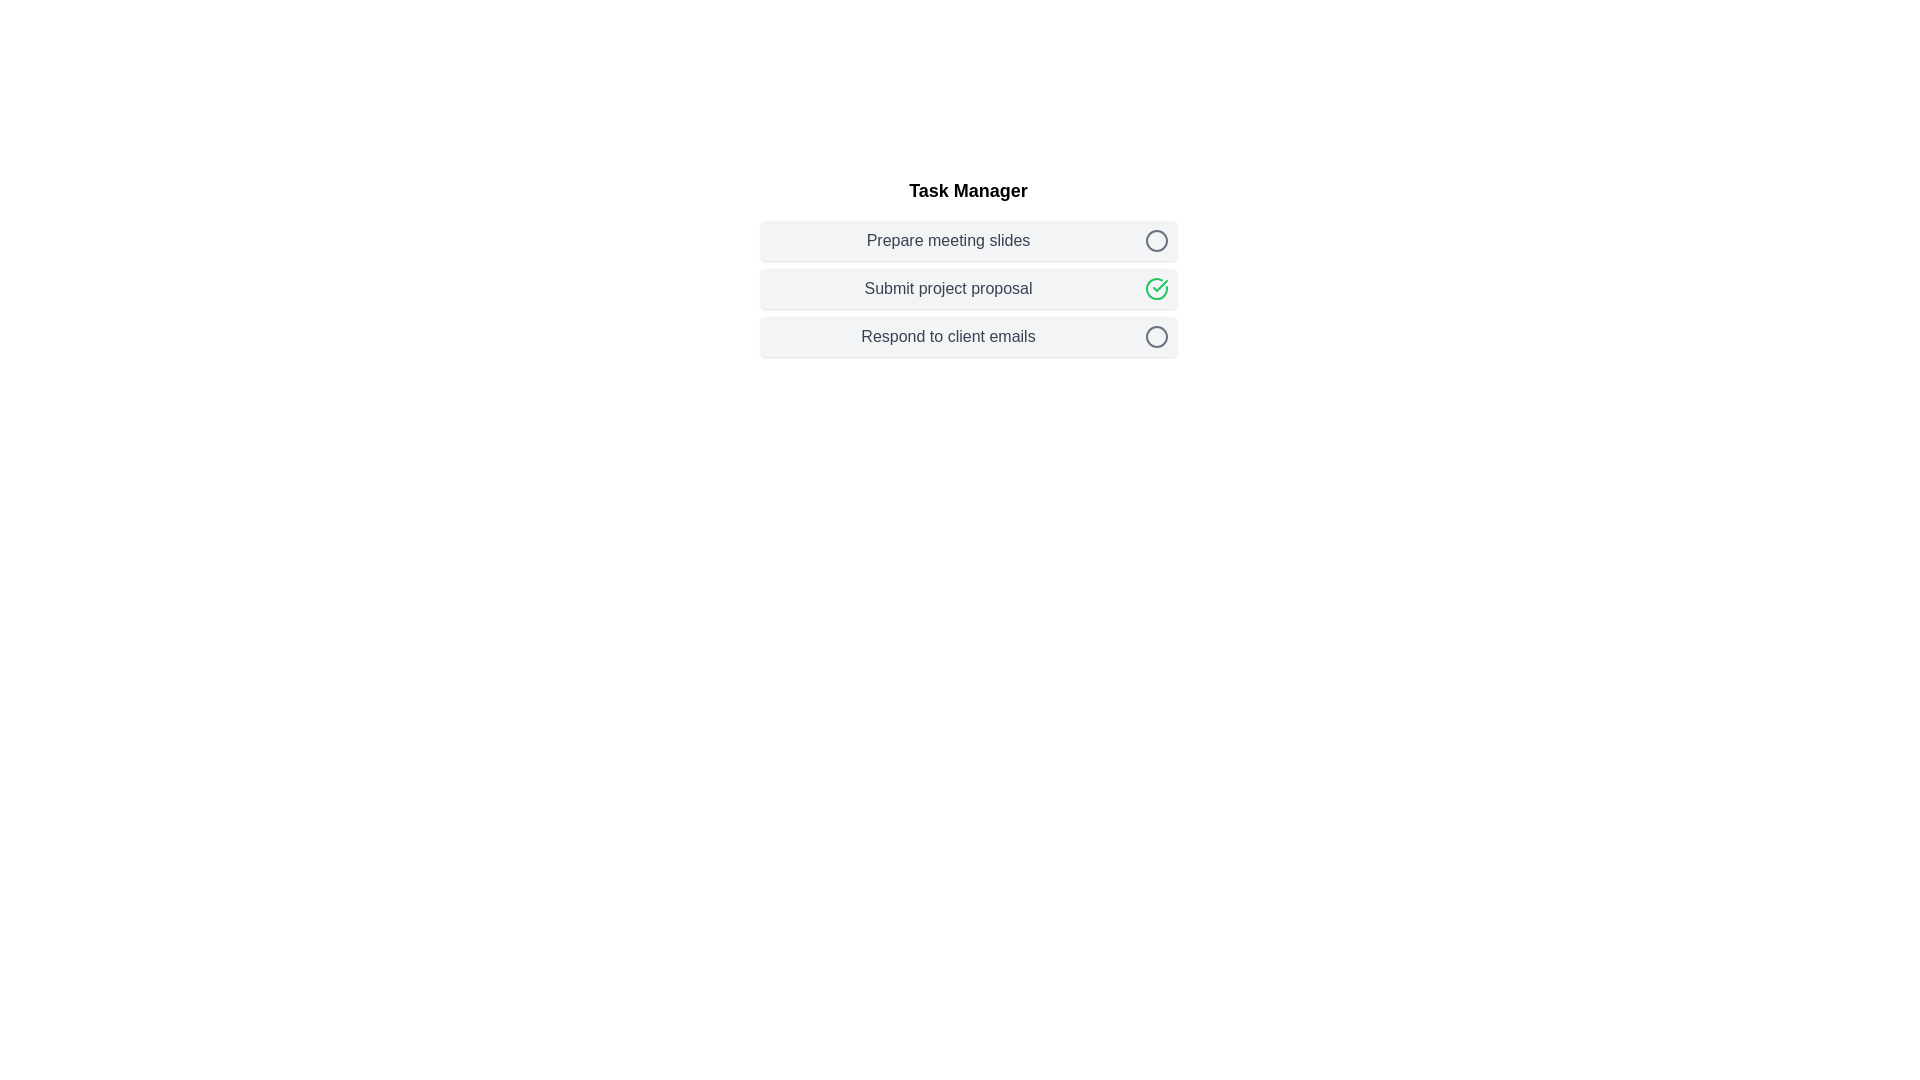  What do you see at coordinates (947, 289) in the screenshot?
I see `the central Text label that represents a task item in the vertically stacked task list` at bounding box center [947, 289].